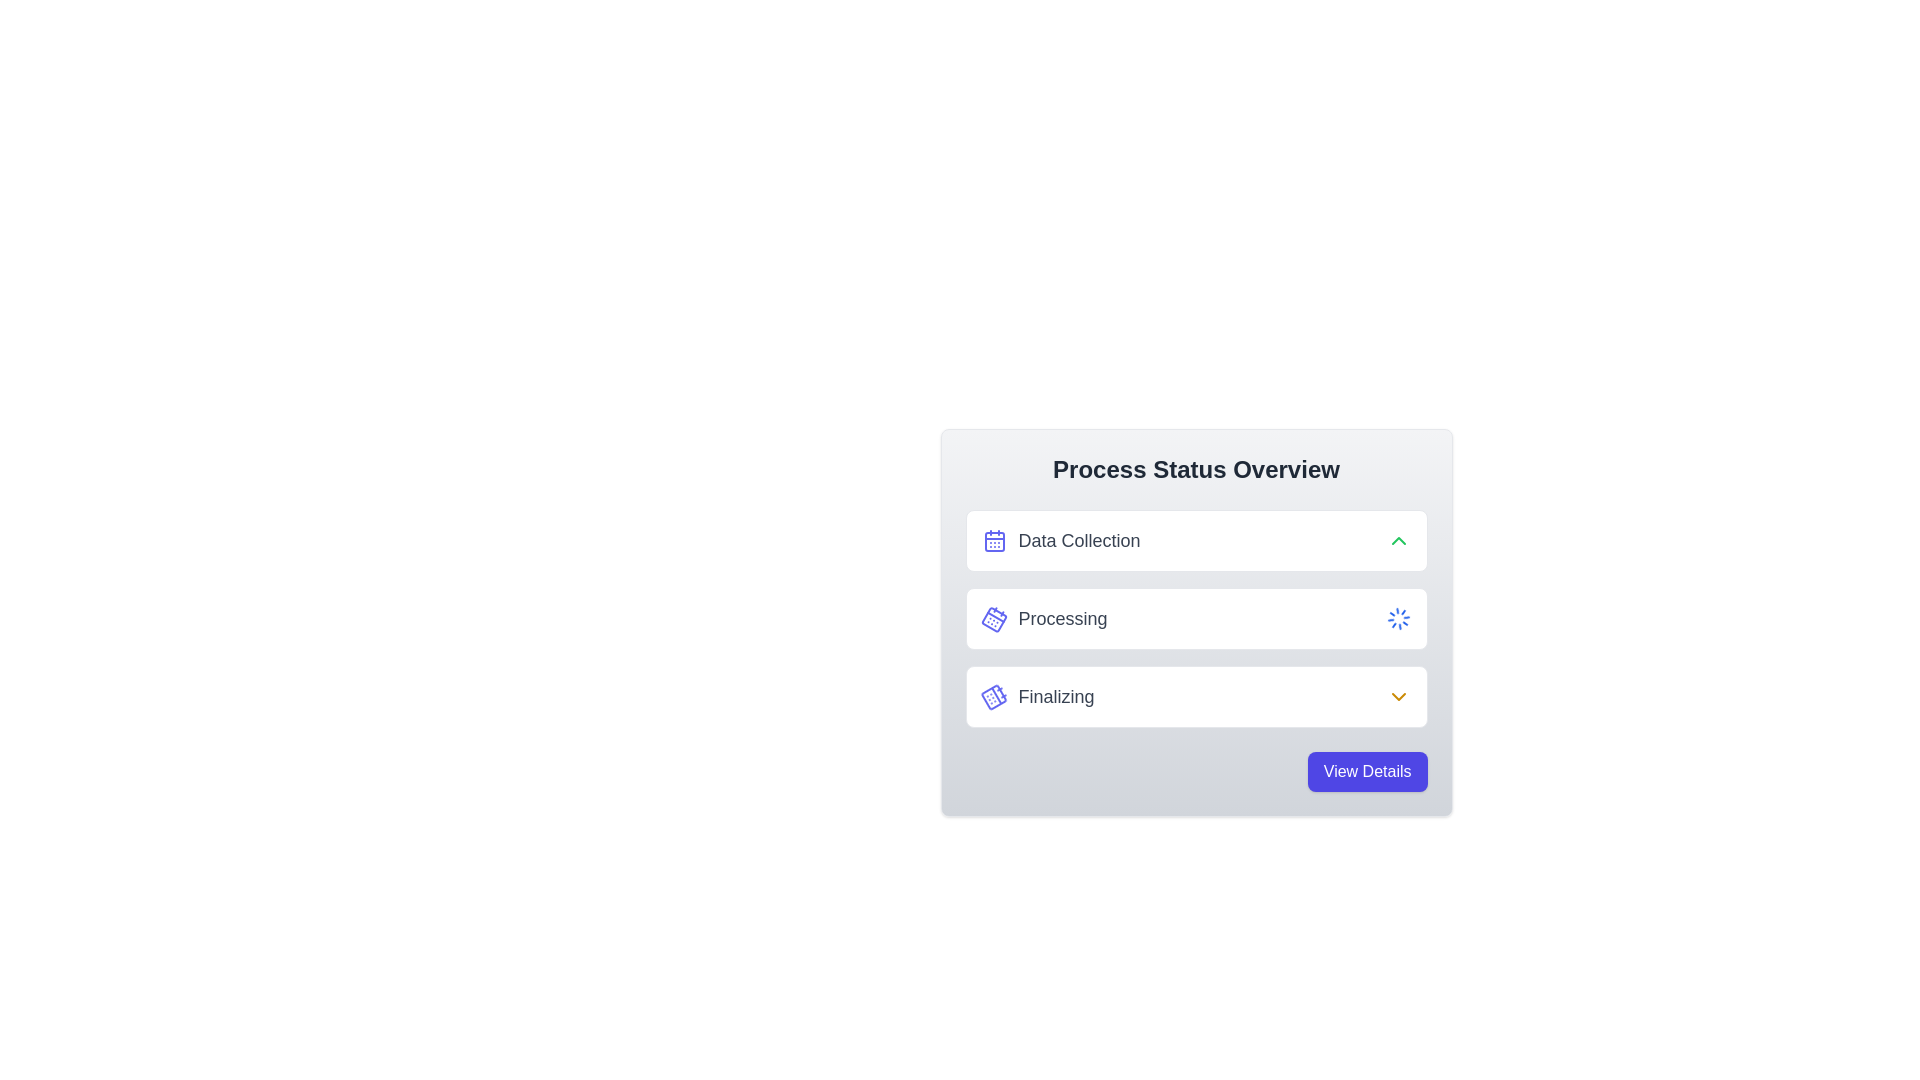 This screenshot has width=1920, height=1080. What do you see at coordinates (1196, 470) in the screenshot?
I see `the header Text Label located at the top of the card-like layout` at bounding box center [1196, 470].